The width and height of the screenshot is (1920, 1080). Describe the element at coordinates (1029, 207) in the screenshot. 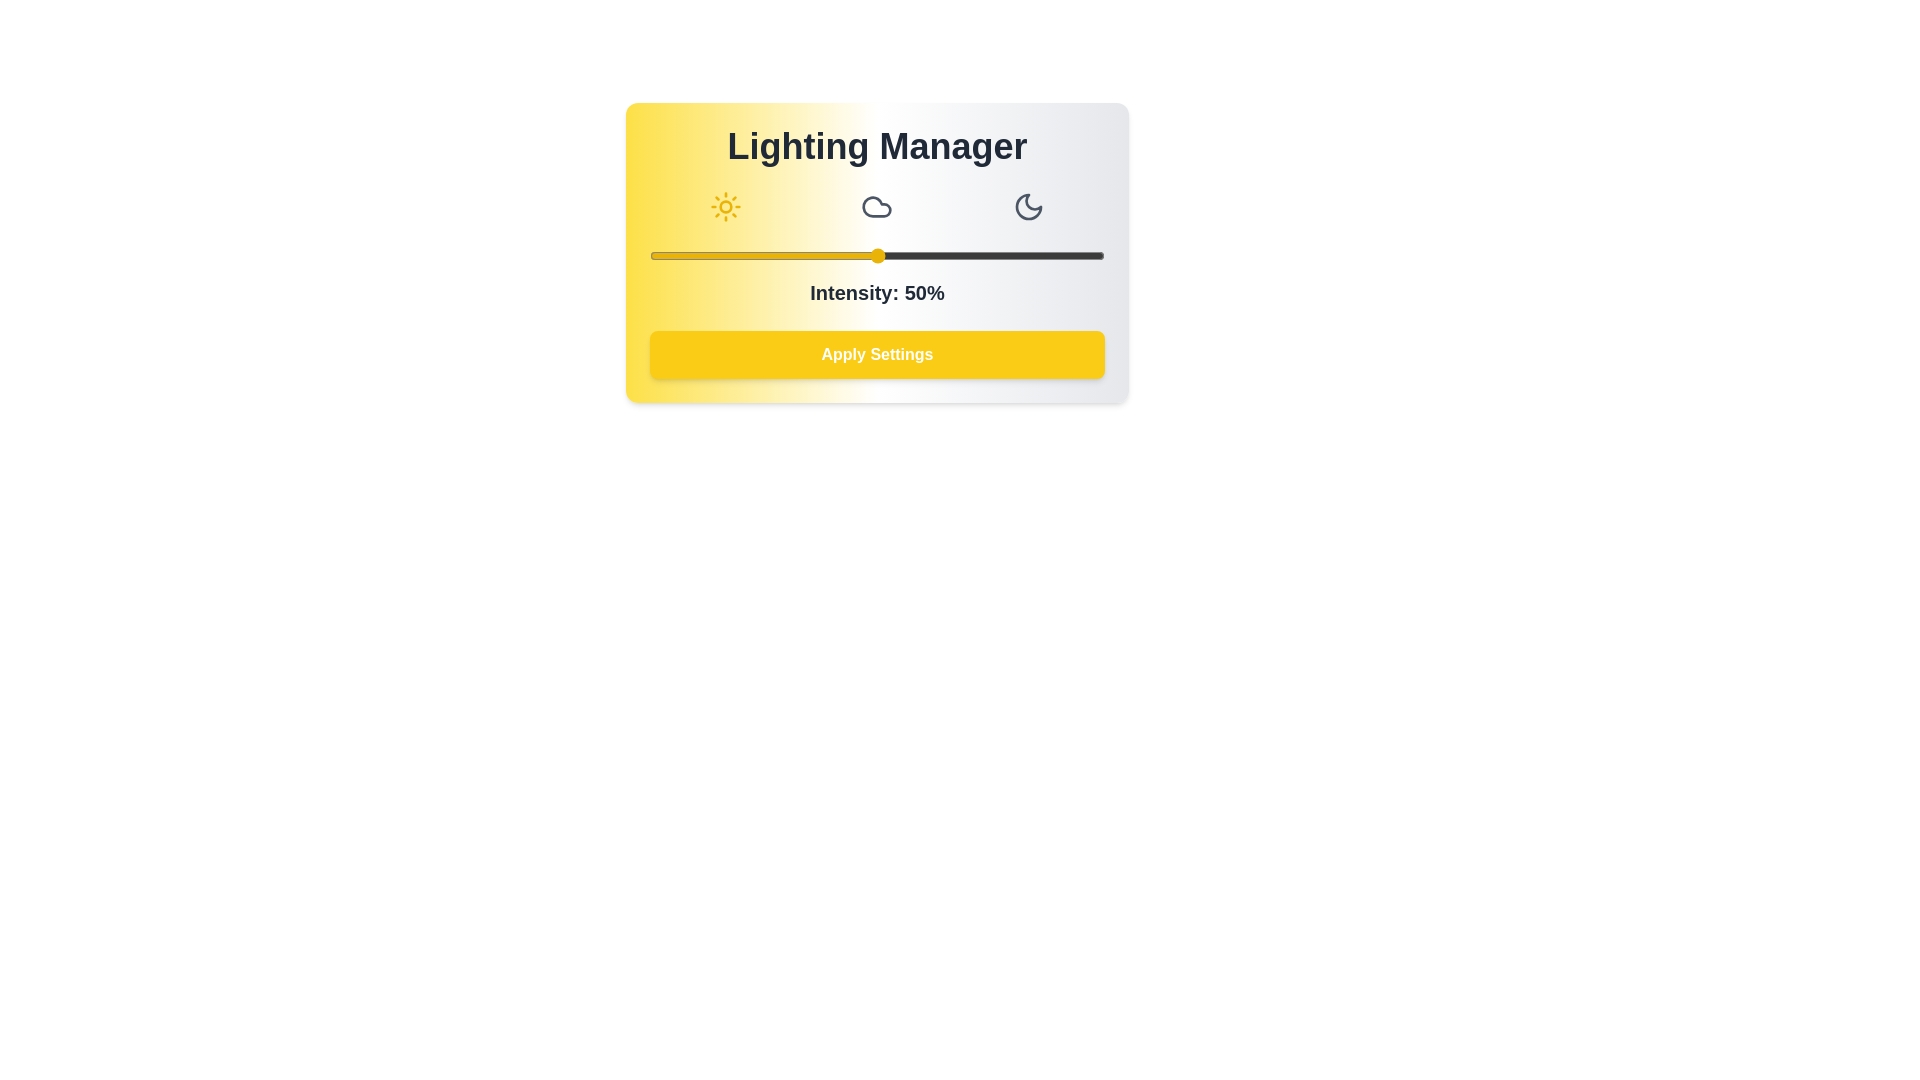

I see `the lighting mode Night to observe its visual representation` at that location.